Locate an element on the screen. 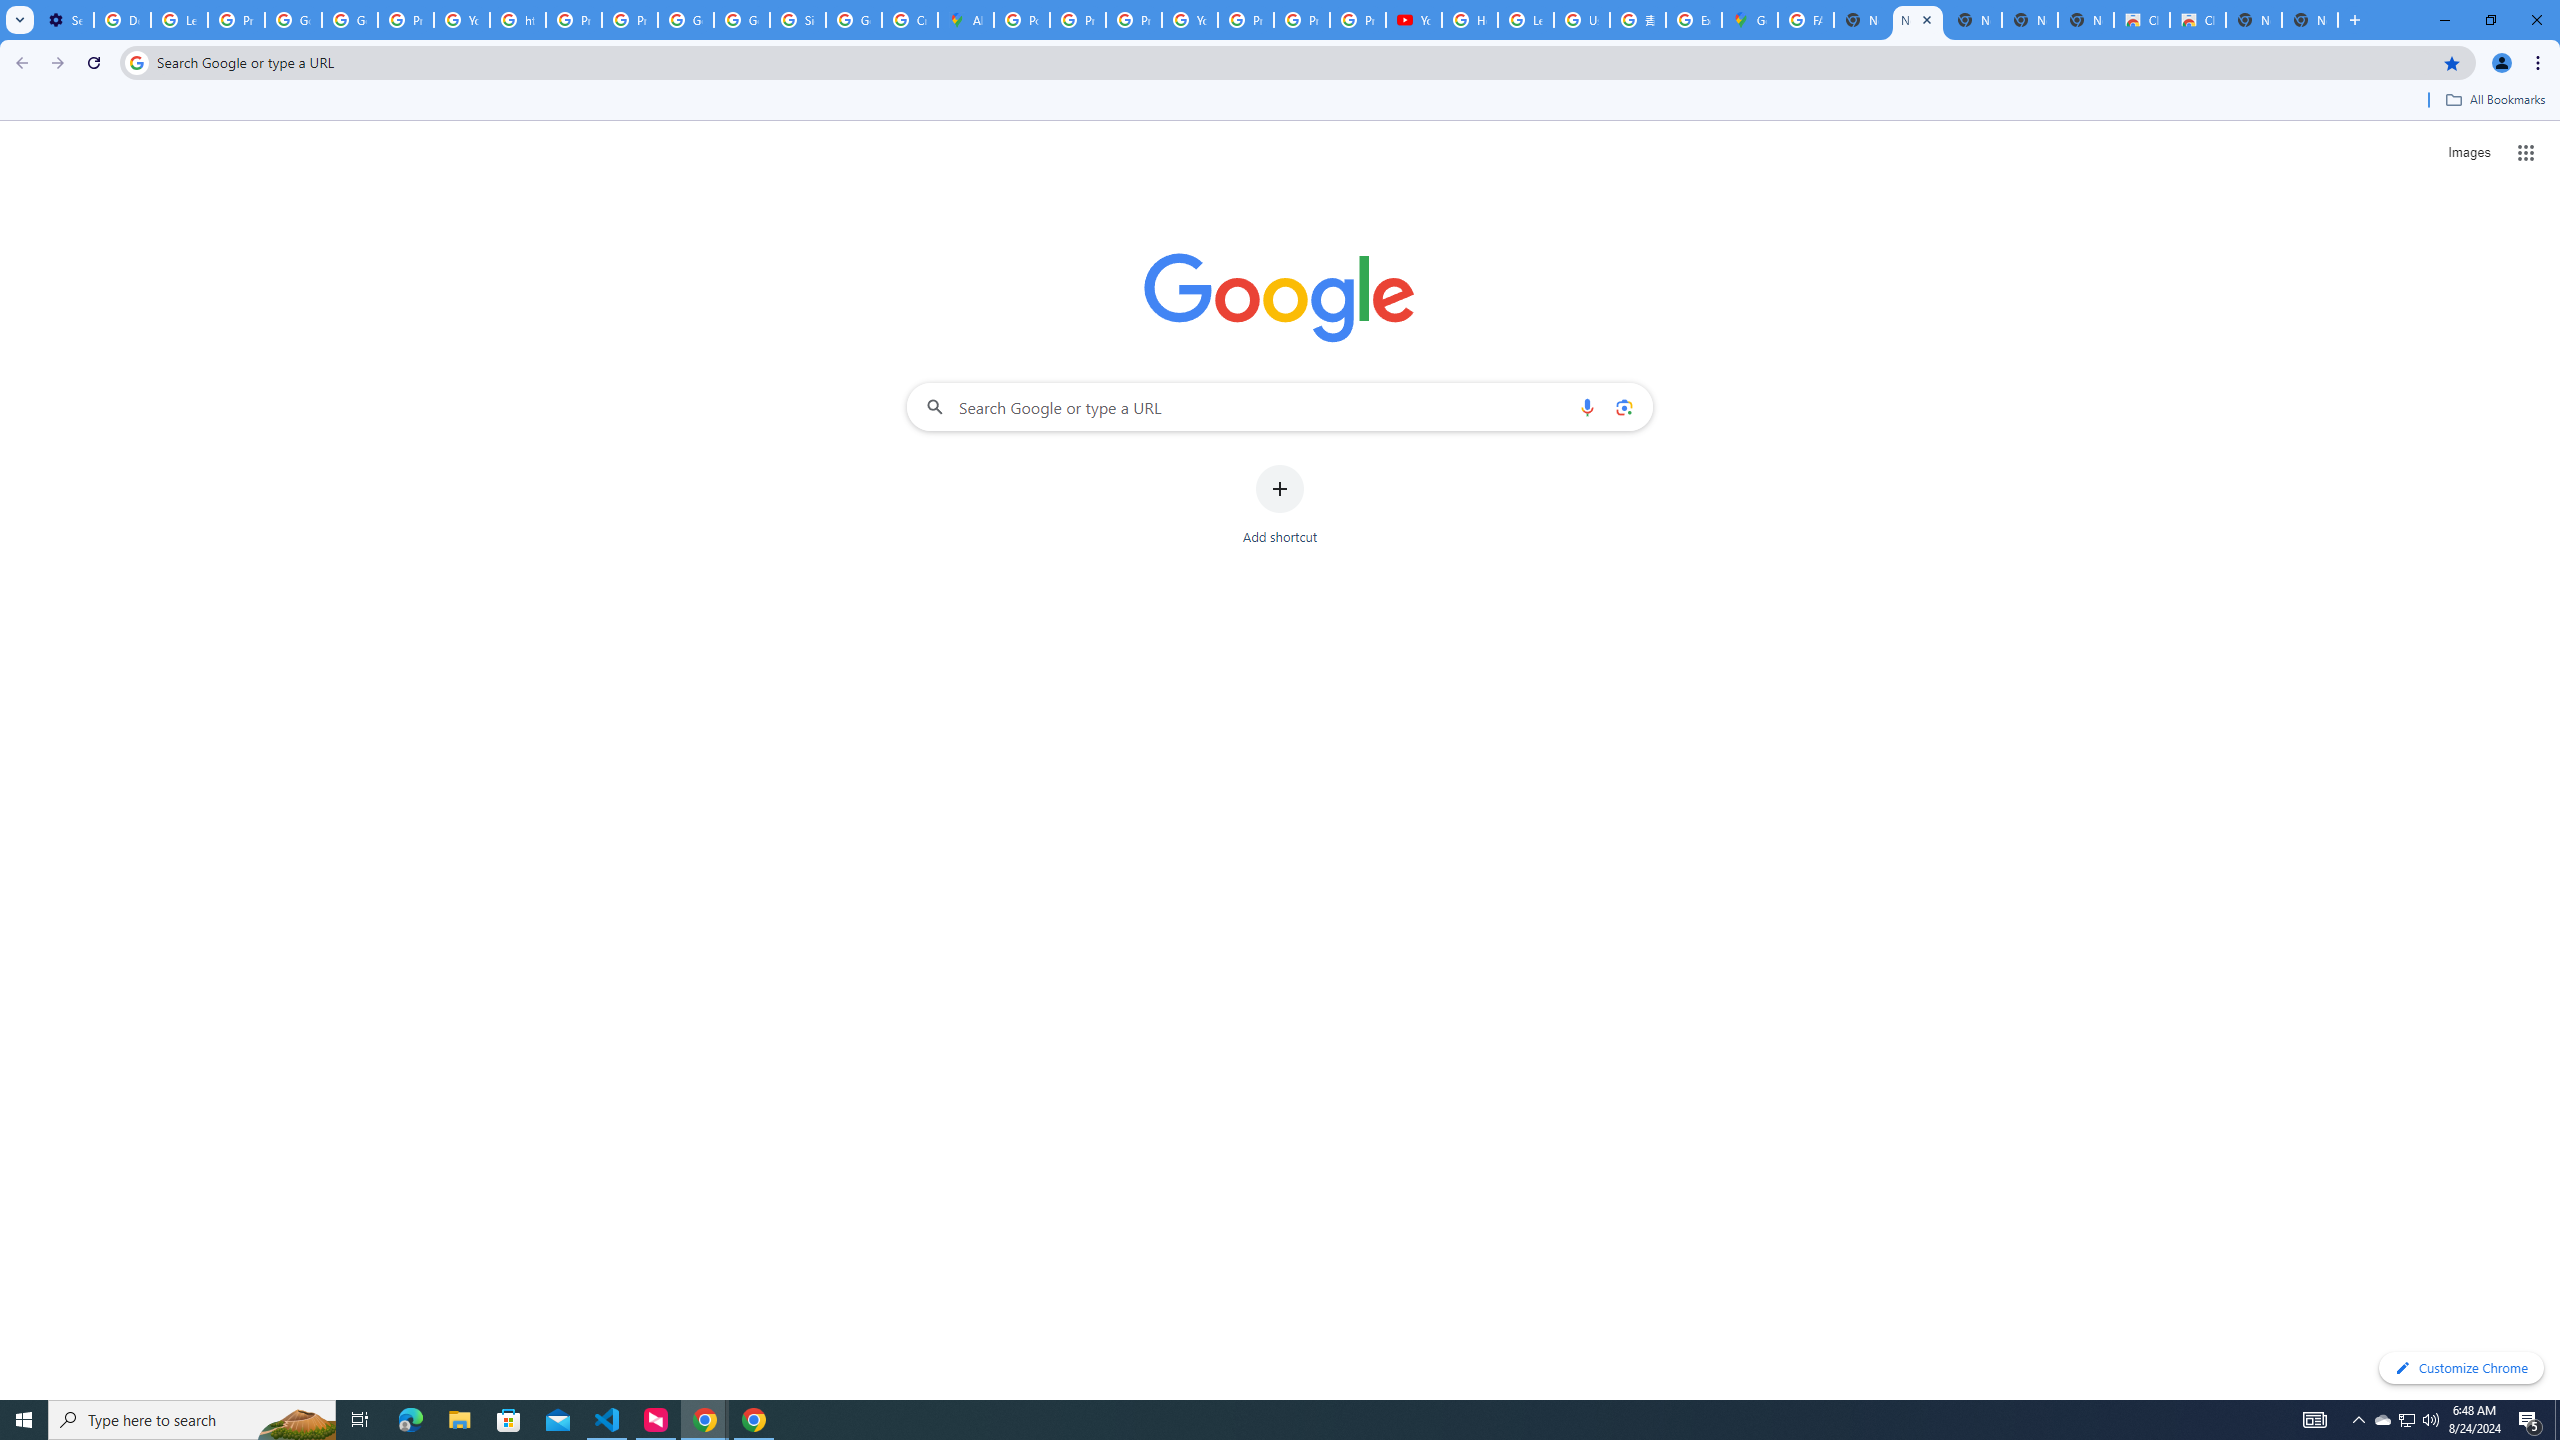 This screenshot has width=2560, height=1440. 'YouTube' is located at coordinates (461, 19).